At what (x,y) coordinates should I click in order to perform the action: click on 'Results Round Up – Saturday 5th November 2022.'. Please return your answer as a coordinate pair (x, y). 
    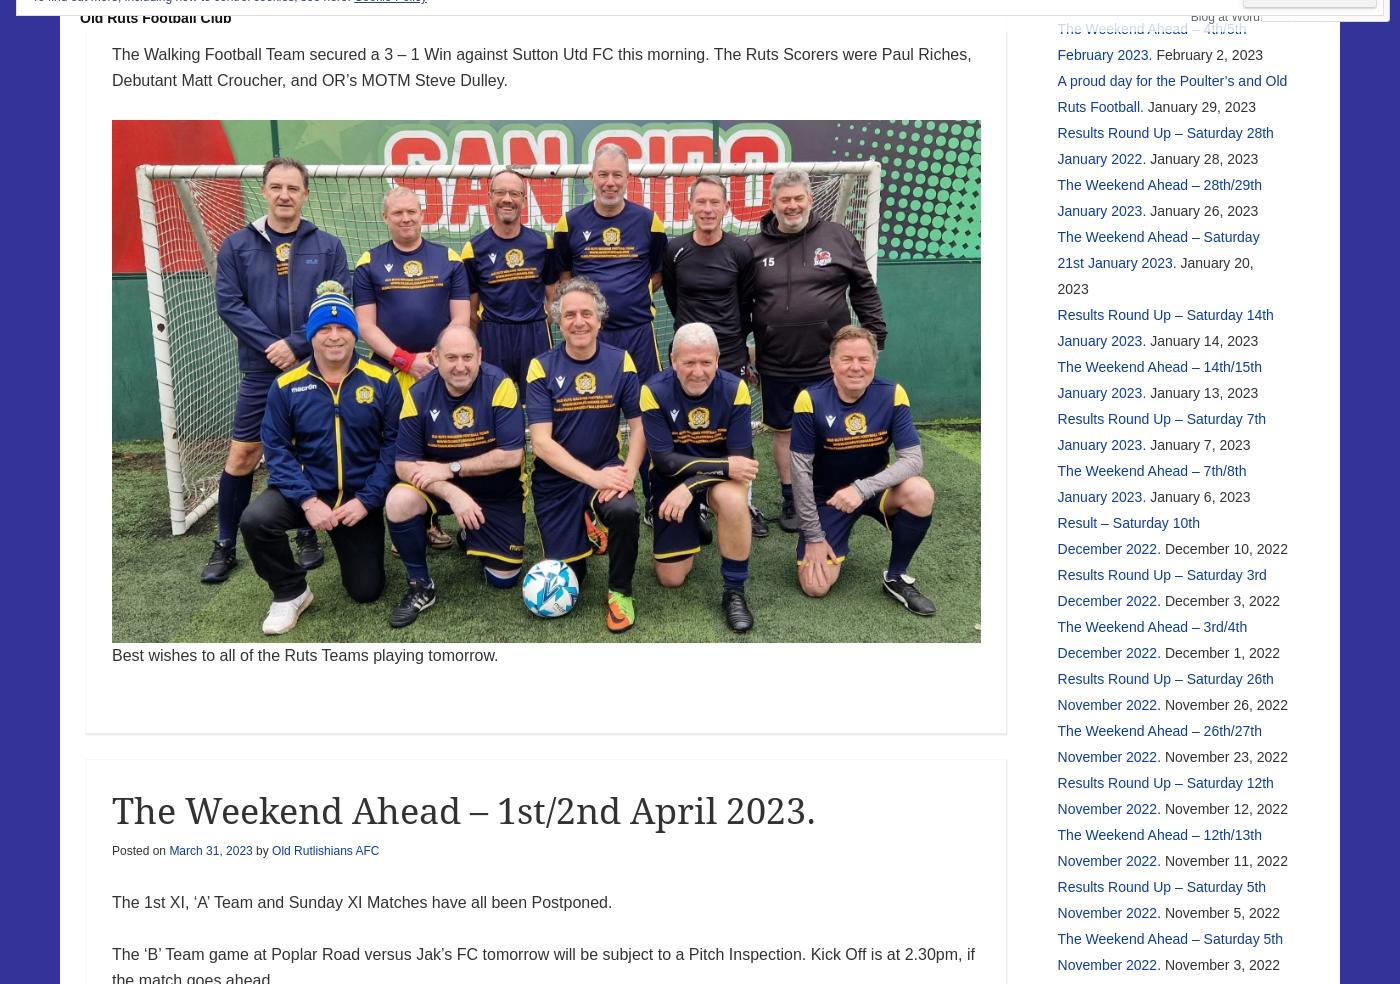
    Looking at the image, I should click on (1161, 898).